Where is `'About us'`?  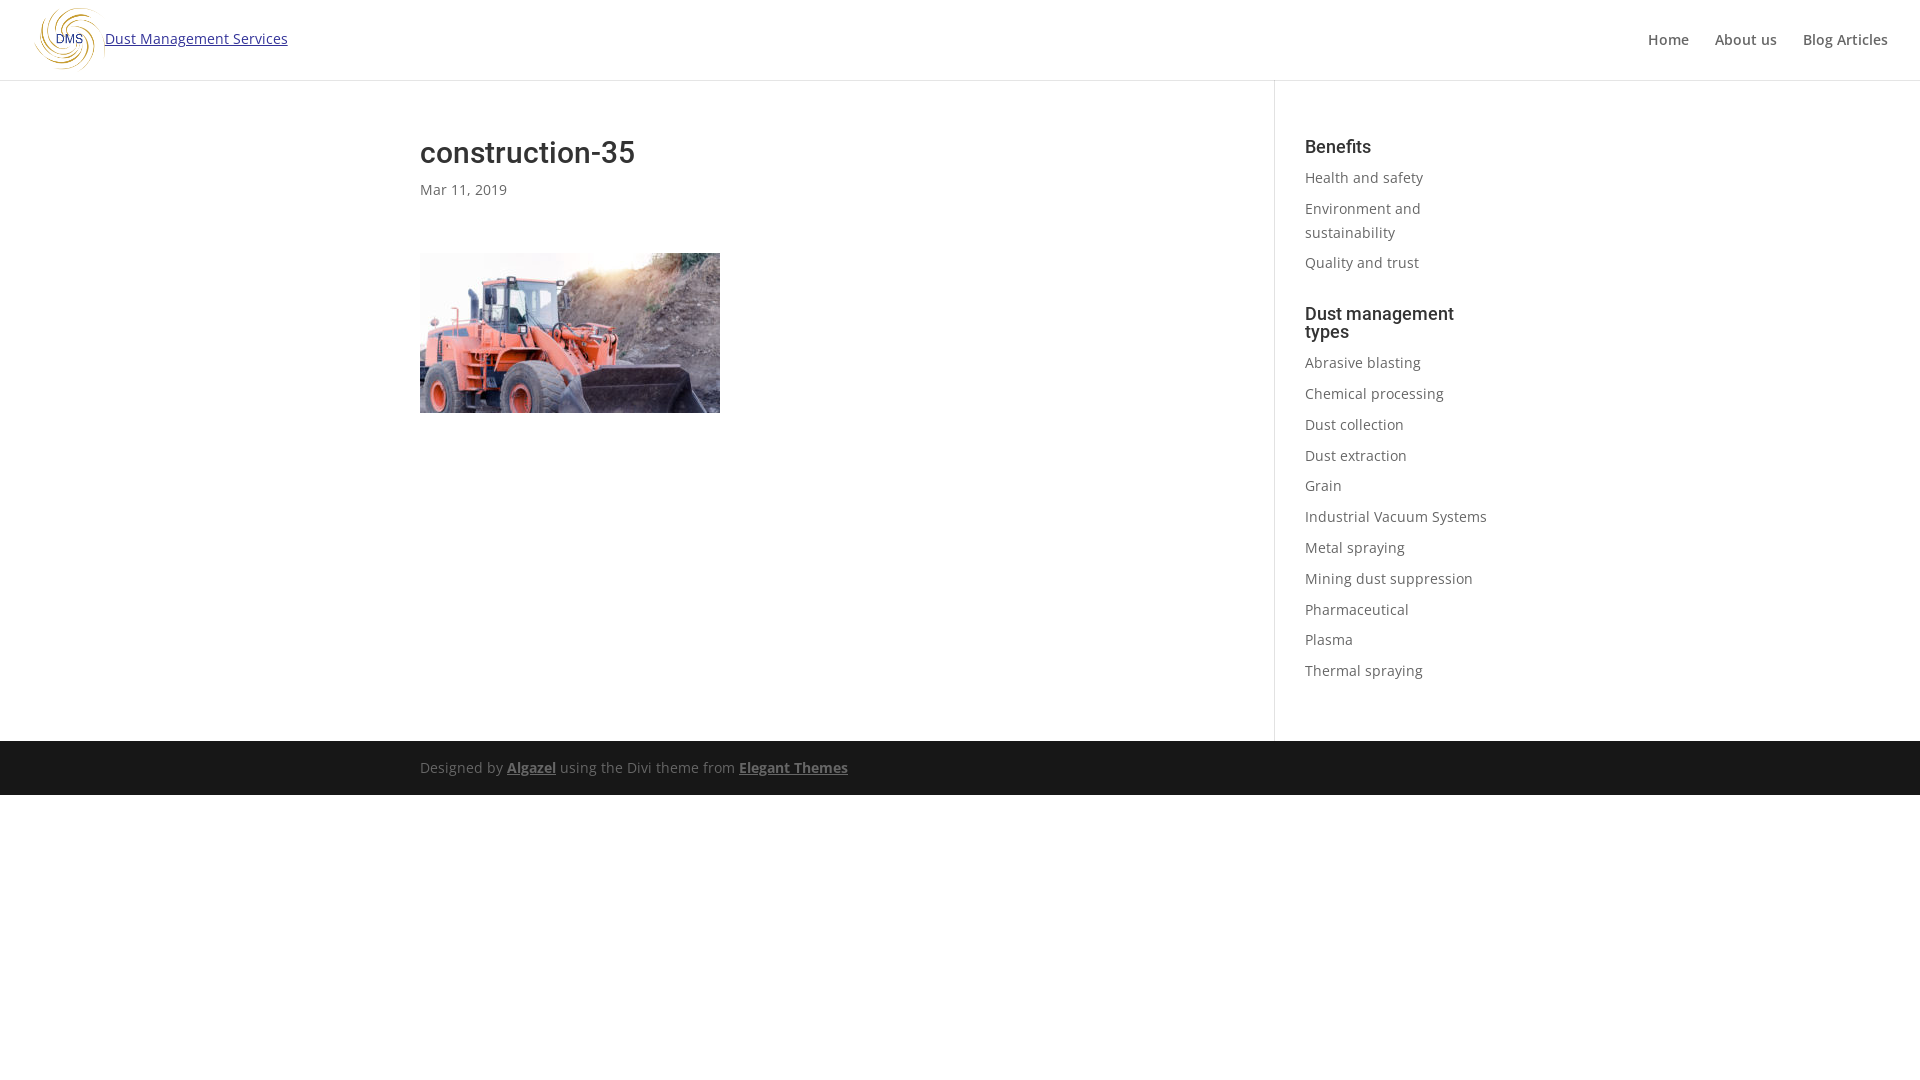
'About us' is located at coordinates (1745, 55).